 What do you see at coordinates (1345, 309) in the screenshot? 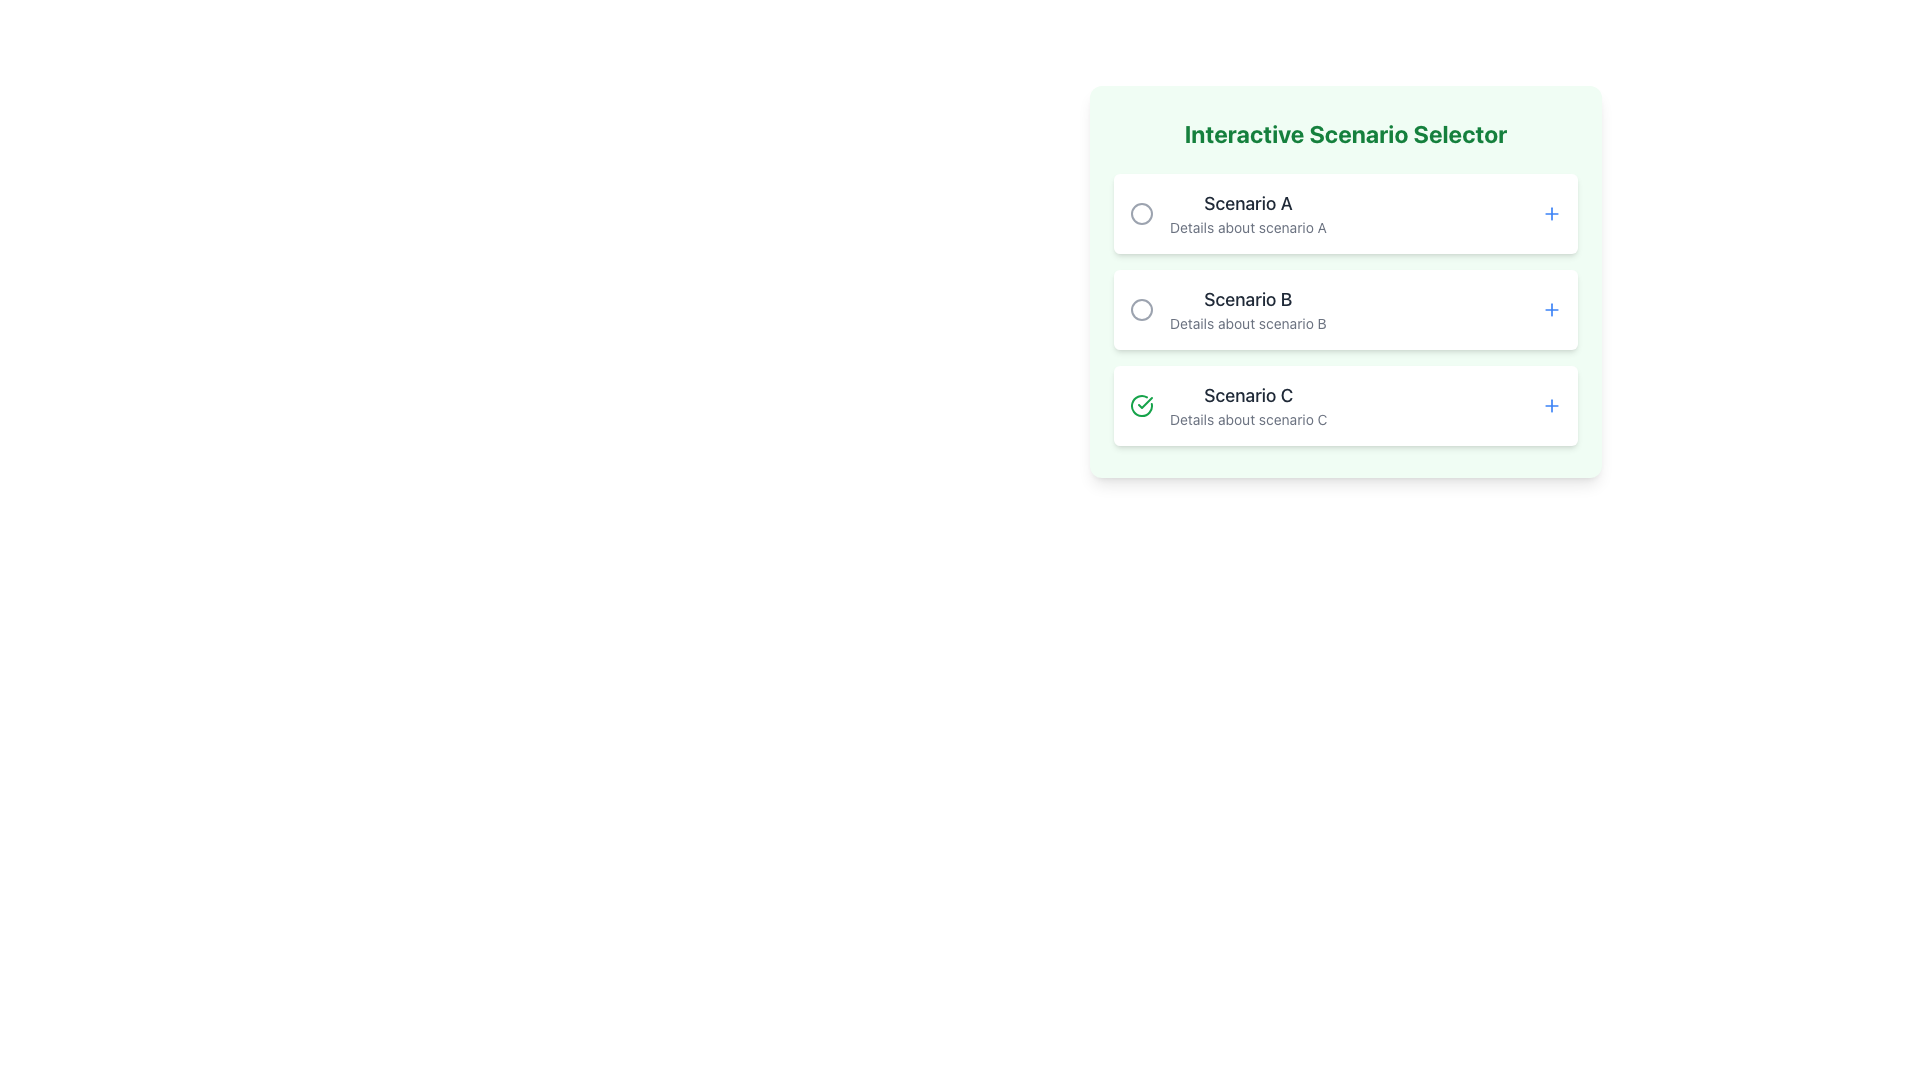
I see `the second item 'Scenario B' in the 'Interactive Scenario Selector' card to possibly highlight it` at bounding box center [1345, 309].